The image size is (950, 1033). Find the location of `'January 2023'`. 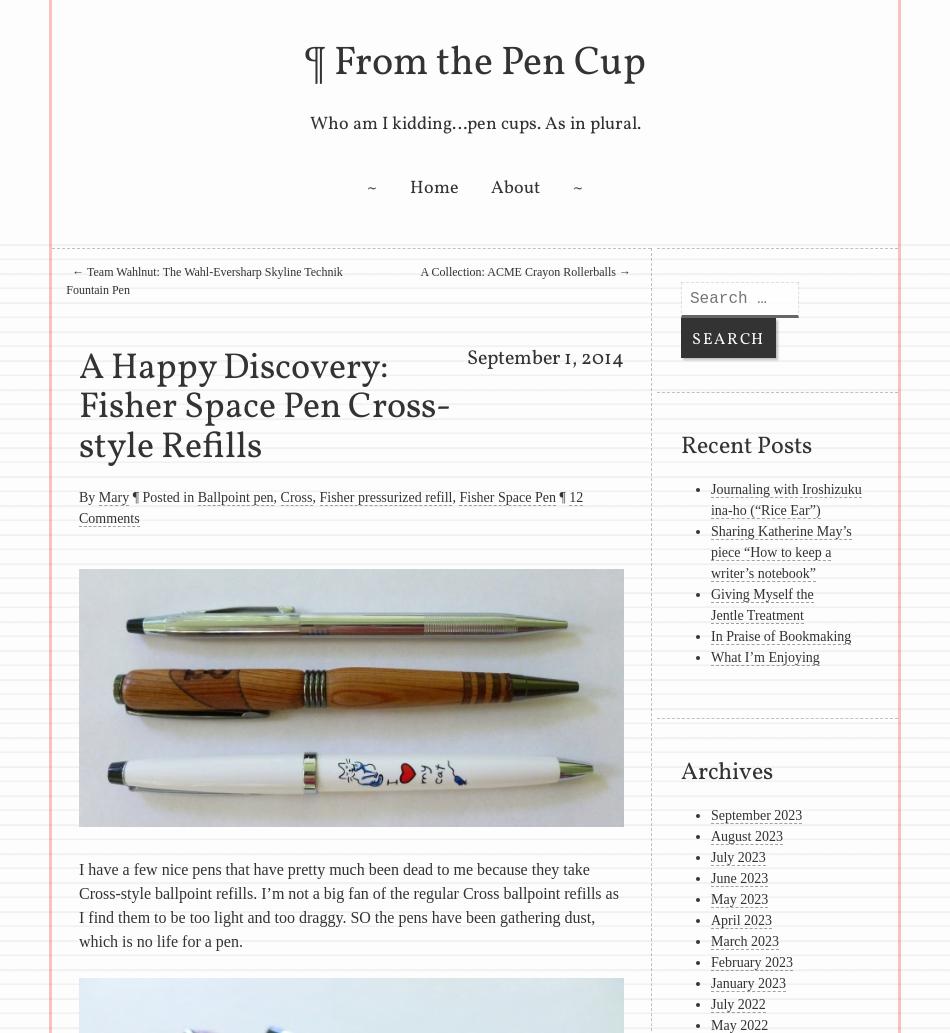

'January 2023' is located at coordinates (747, 982).